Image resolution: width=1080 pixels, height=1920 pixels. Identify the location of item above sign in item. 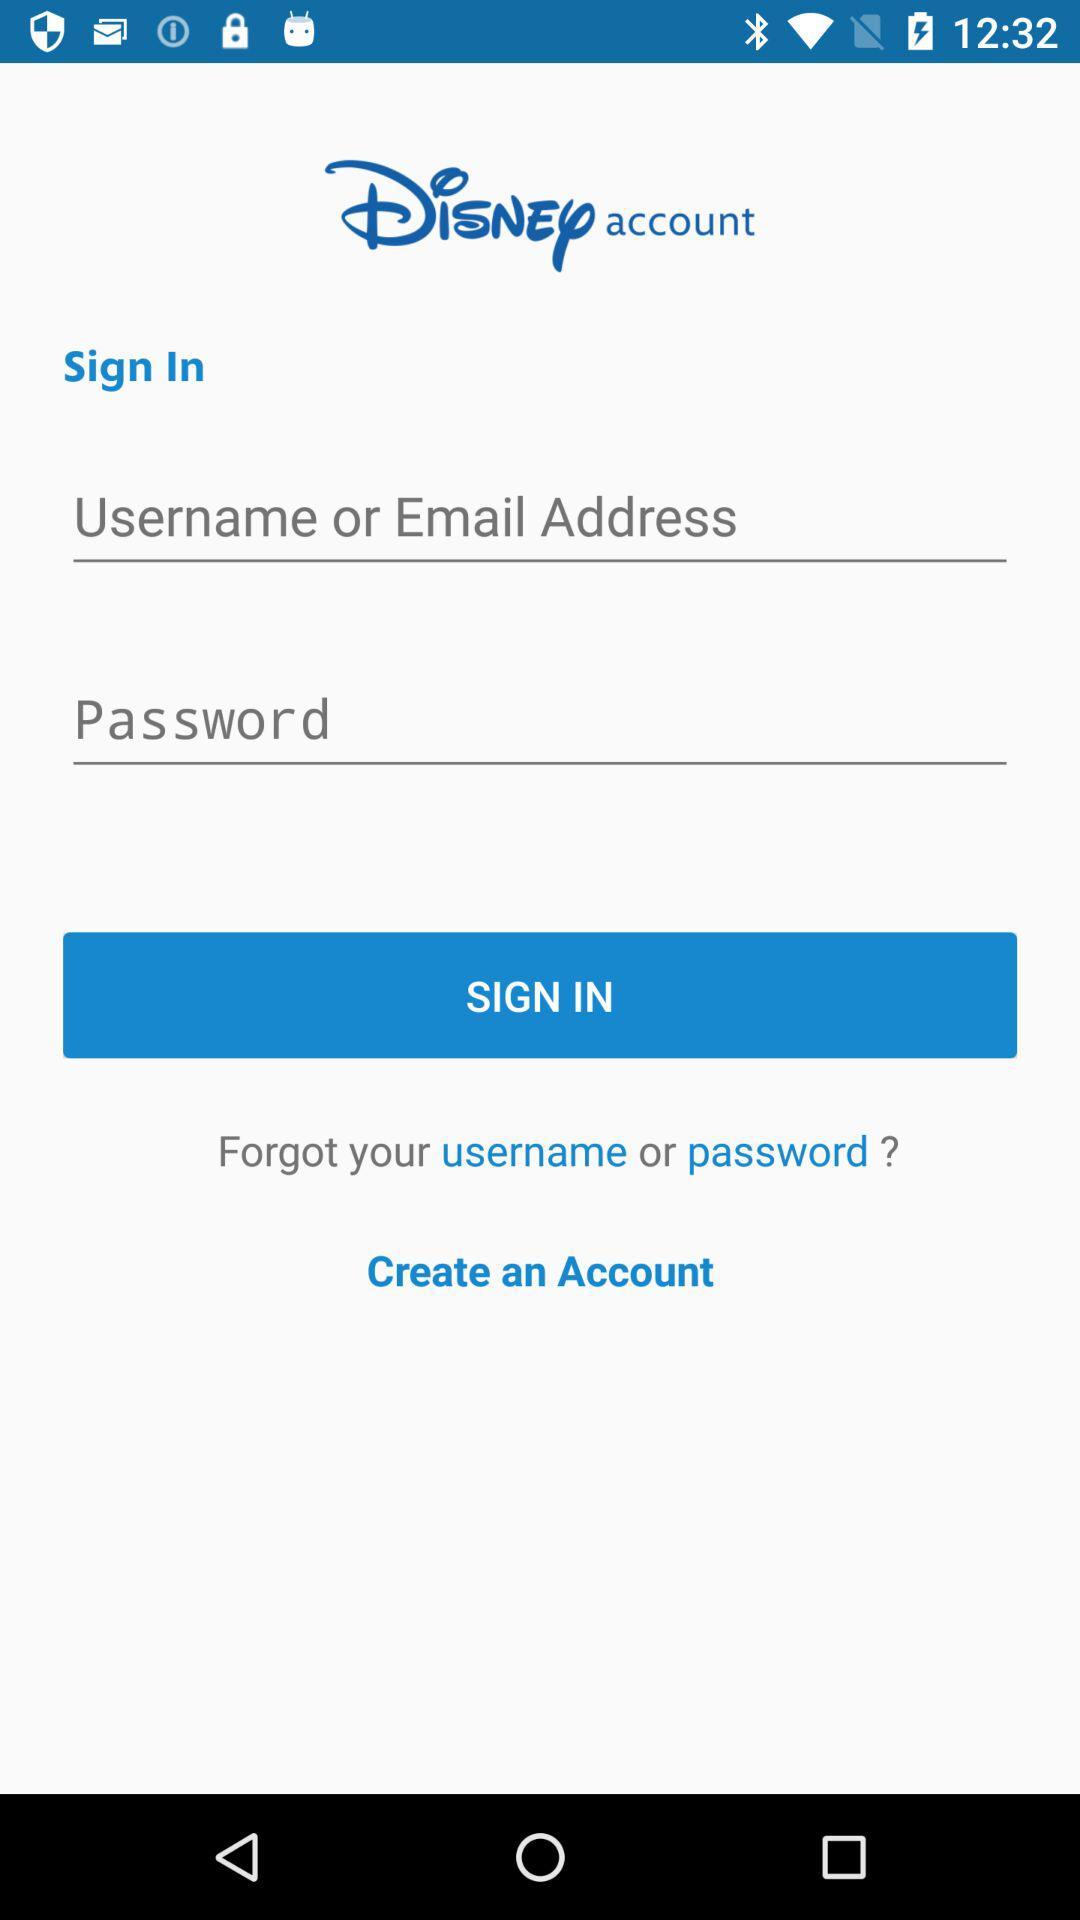
(540, 720).